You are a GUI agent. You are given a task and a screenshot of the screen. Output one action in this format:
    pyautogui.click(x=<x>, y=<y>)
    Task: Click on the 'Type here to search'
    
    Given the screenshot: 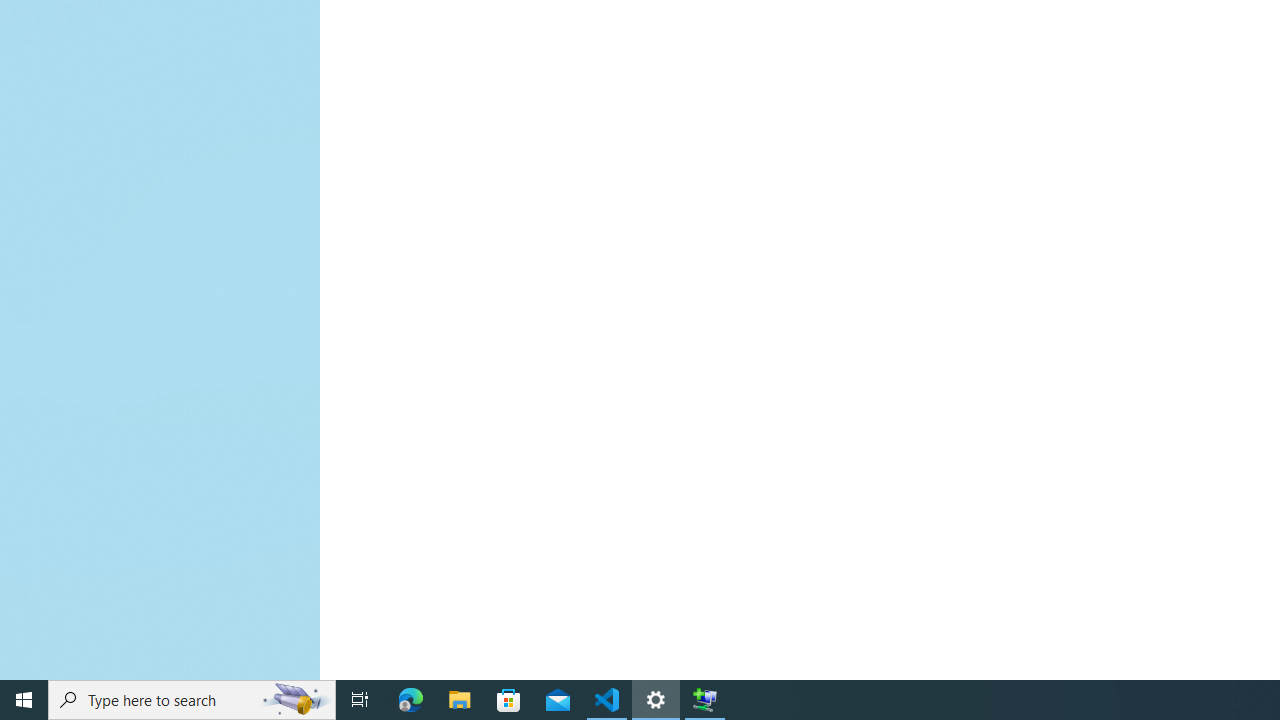 What is the action you would take?
    pyautogui.click(x=192, y=698)
    